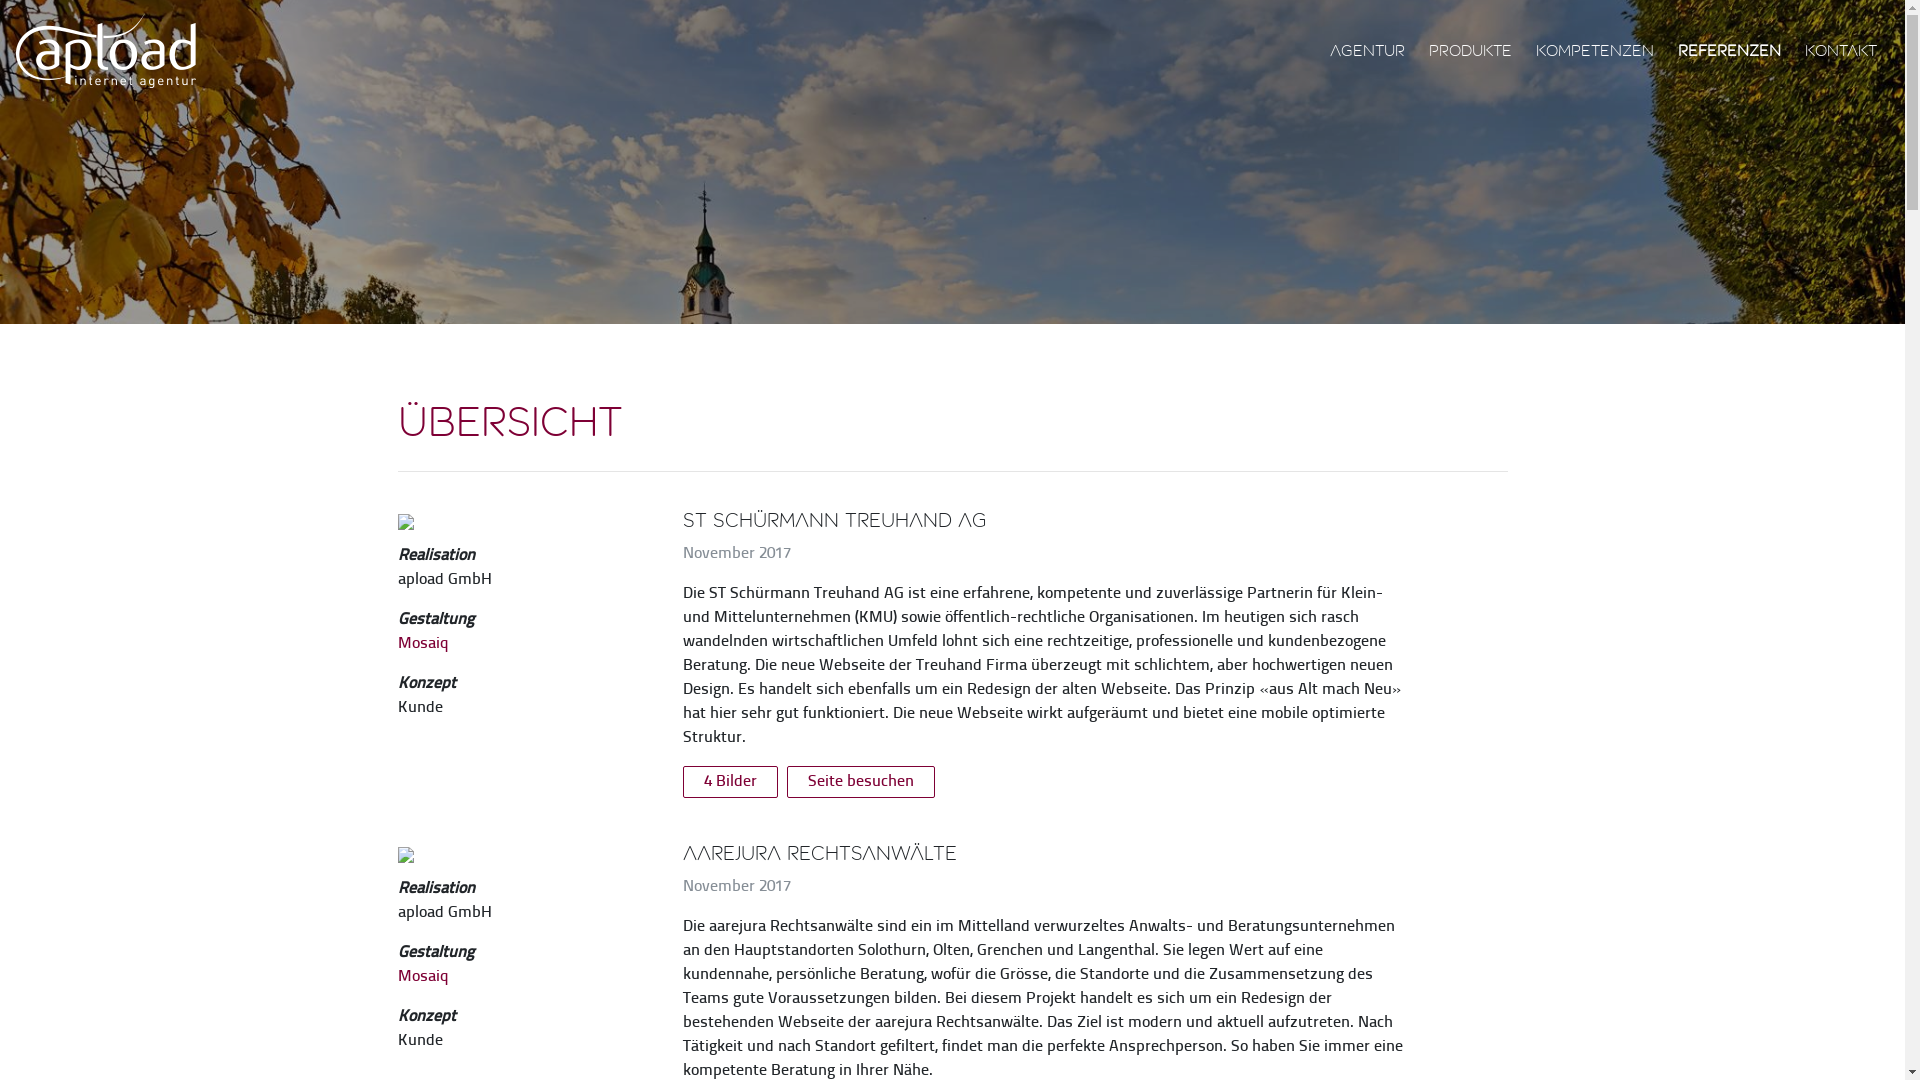 This screenshot has width=1920, height=1080. What do you see at coordinates (398, 644) in the screenshot?
I see `'Mosaiq'` at bounding box center [398, 644].